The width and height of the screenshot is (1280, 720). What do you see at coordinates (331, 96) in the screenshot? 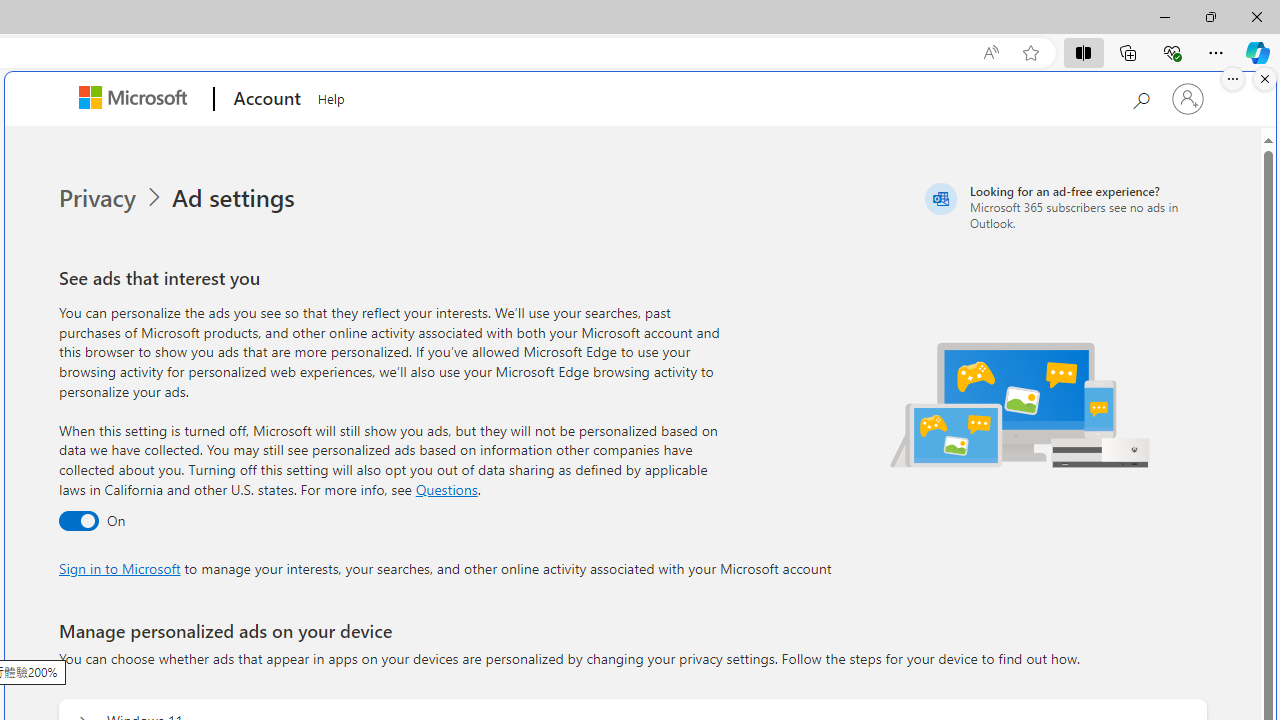
I see `'Help'` at bounding box center [331, 96].